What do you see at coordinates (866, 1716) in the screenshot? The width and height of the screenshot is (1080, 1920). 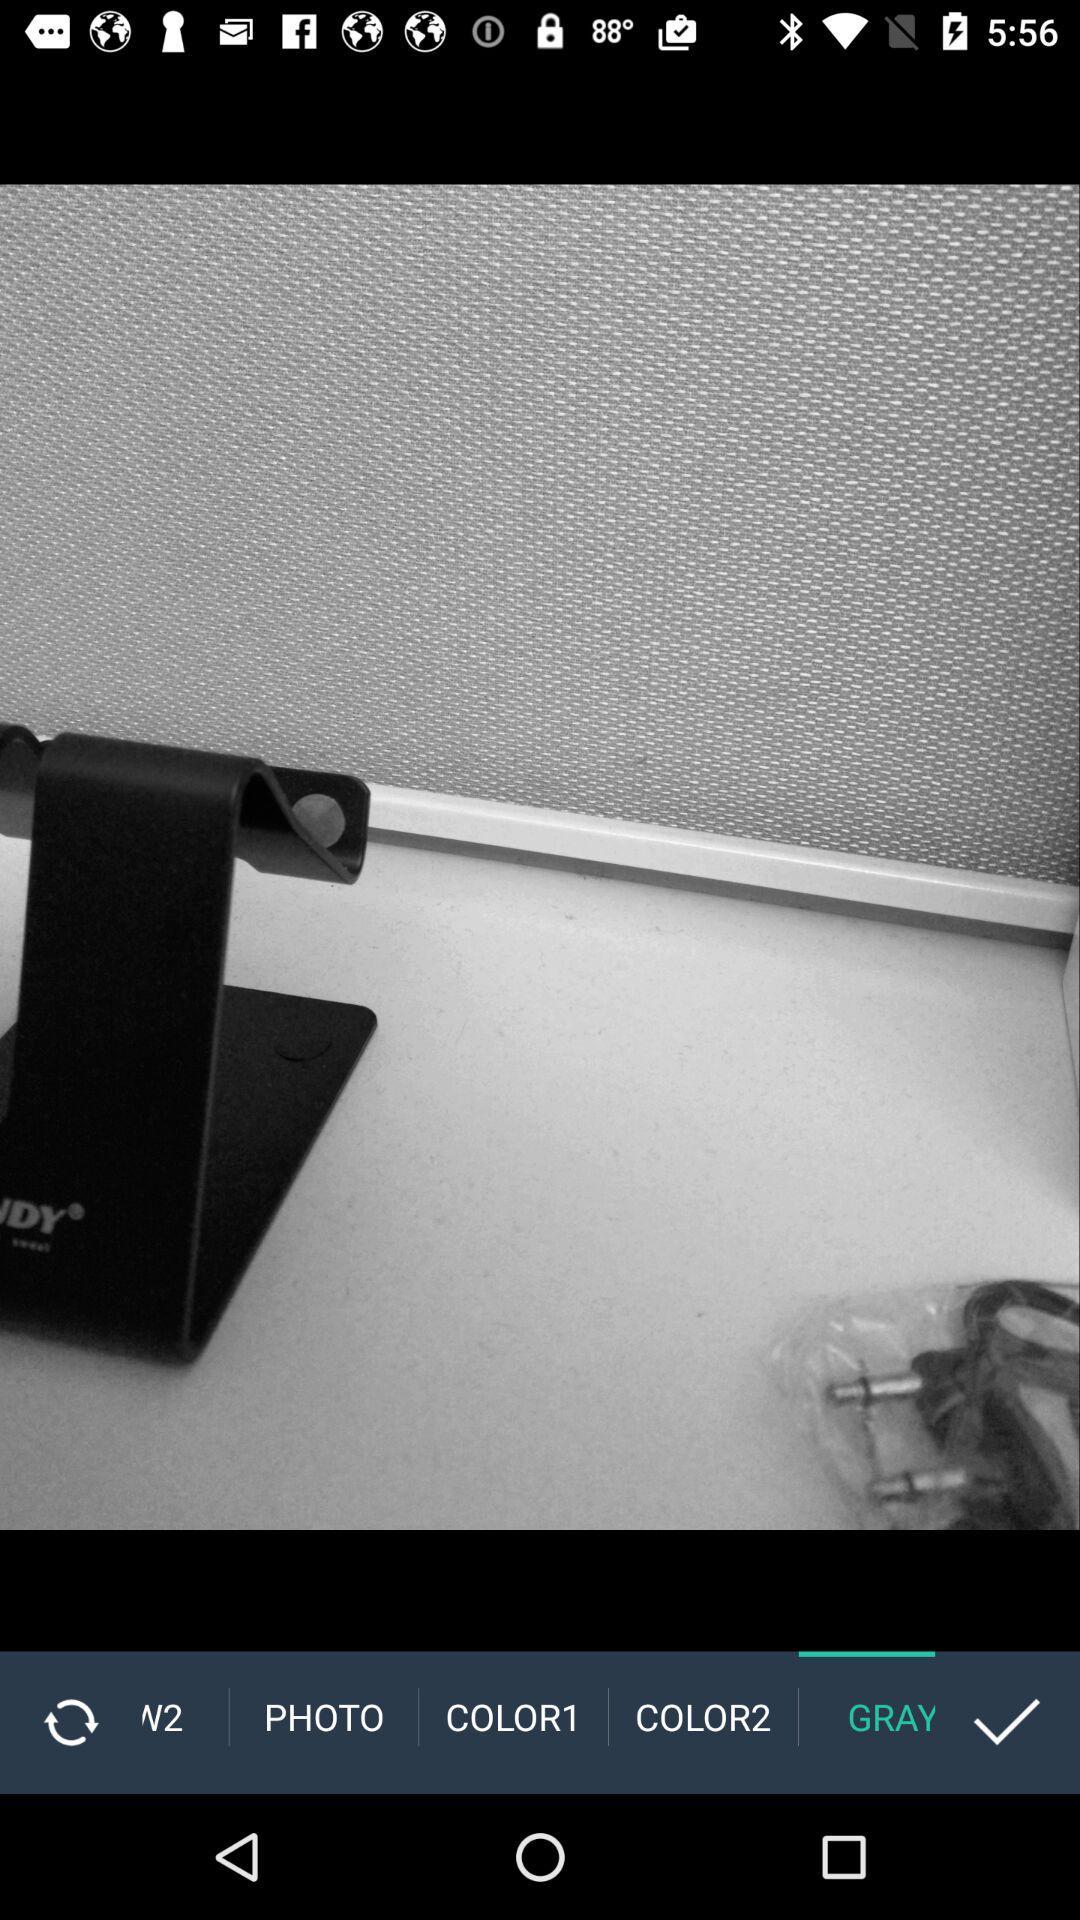 I see `gray item` at bounding box center [866, 1716].